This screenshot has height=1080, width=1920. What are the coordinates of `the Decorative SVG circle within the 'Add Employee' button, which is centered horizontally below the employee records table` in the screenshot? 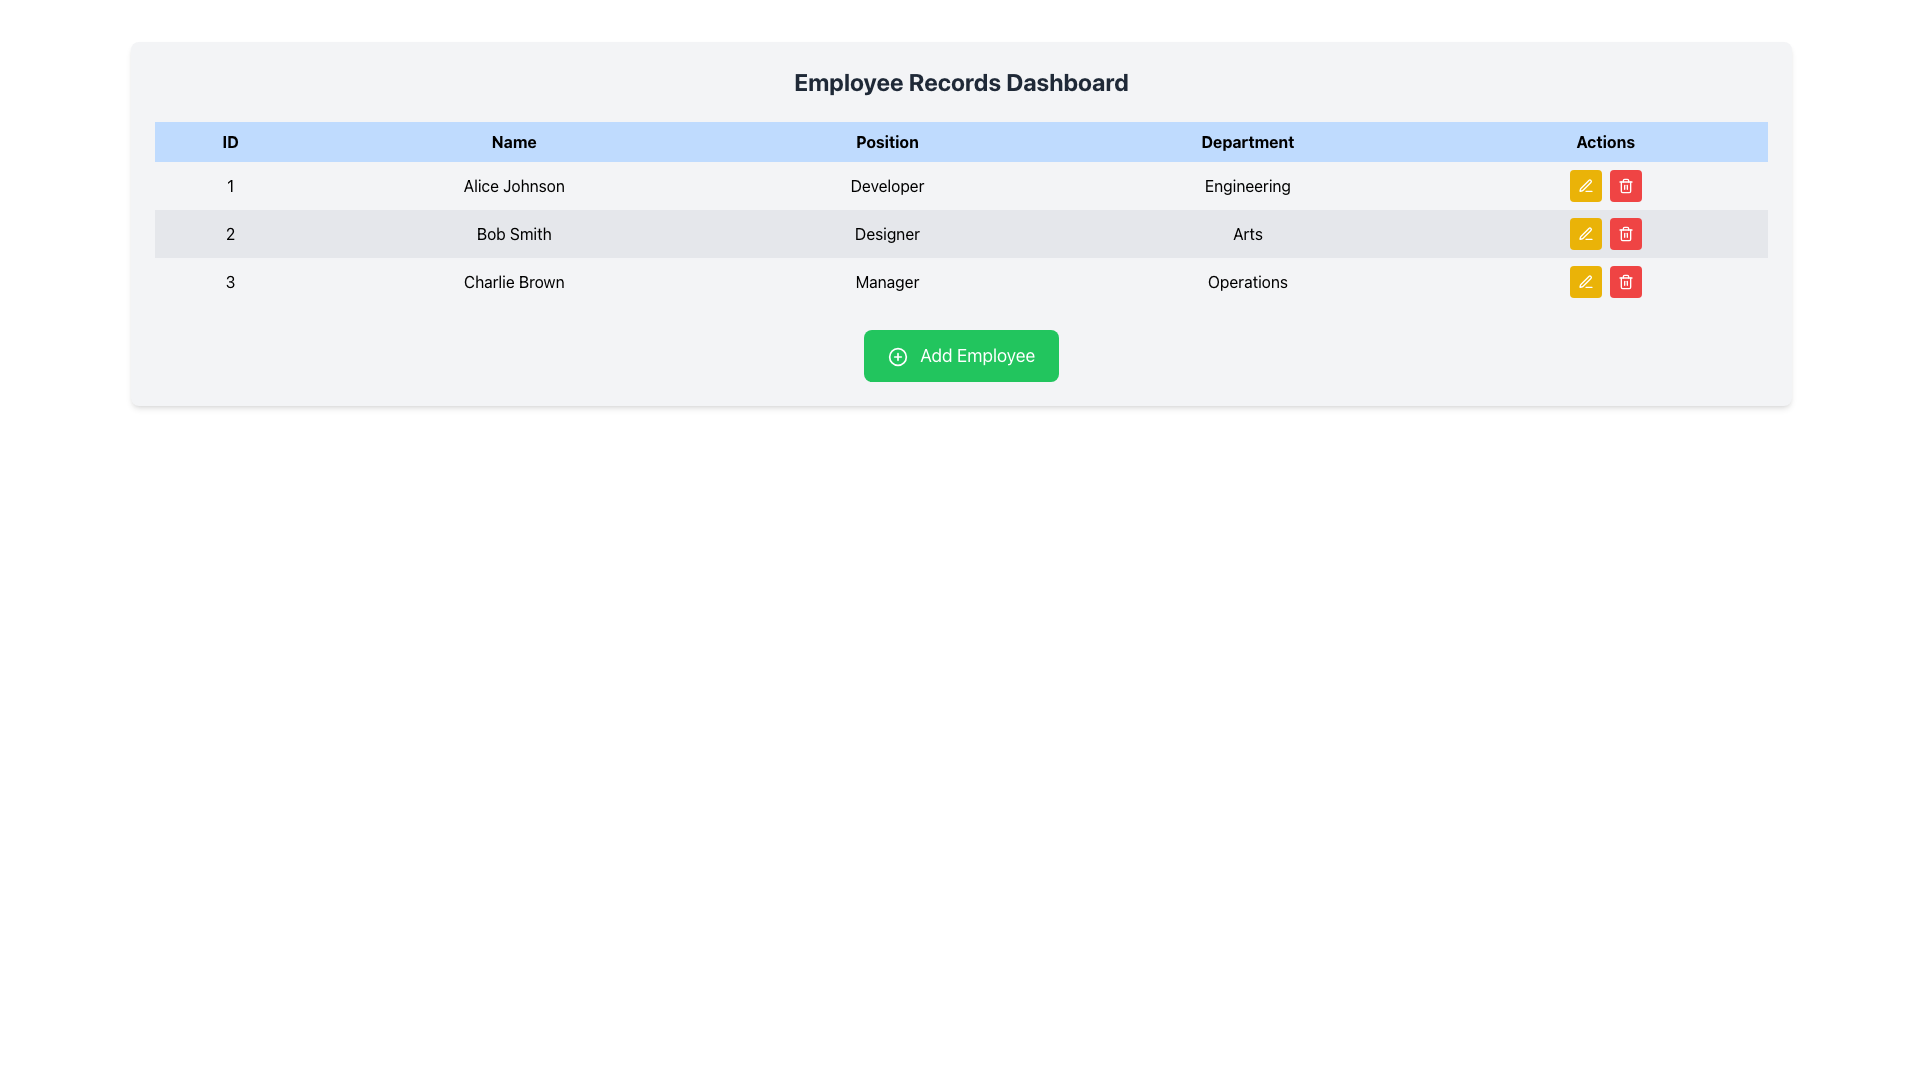 It's located at (896, 356).